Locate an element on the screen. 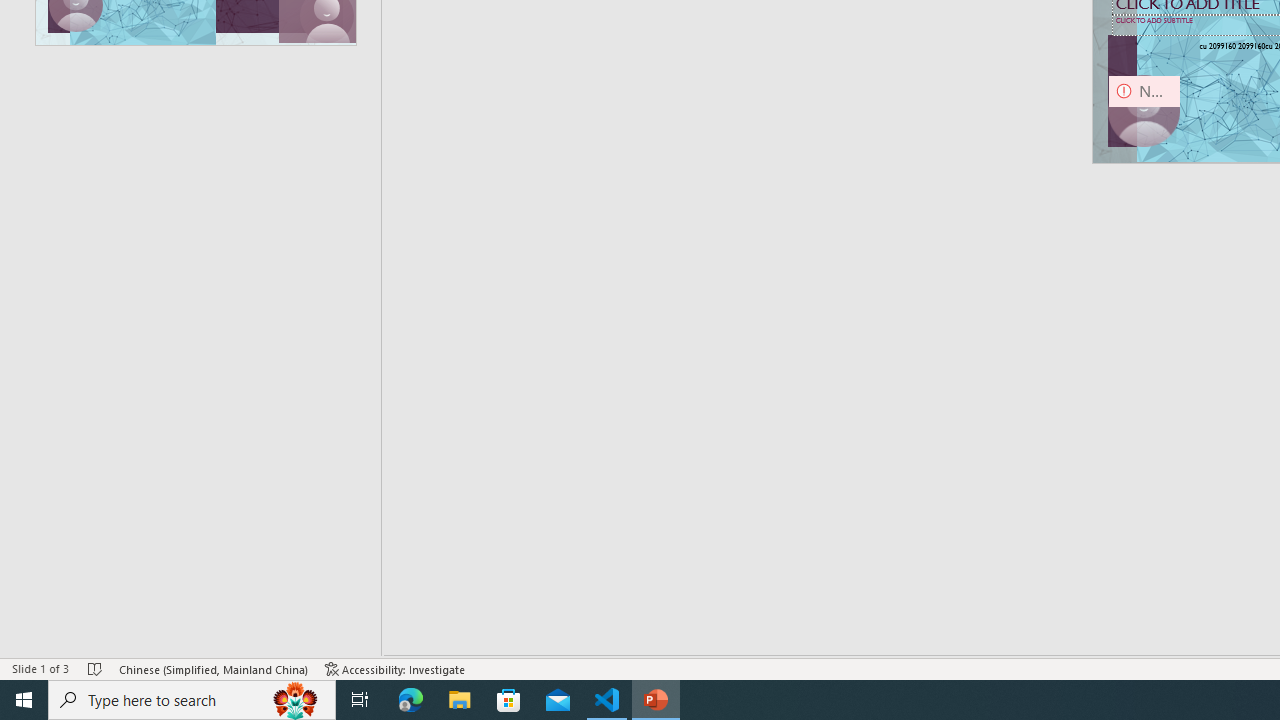  'Accessibility Checker Accessibility: Investigate' is located at coordinates (395, 669).